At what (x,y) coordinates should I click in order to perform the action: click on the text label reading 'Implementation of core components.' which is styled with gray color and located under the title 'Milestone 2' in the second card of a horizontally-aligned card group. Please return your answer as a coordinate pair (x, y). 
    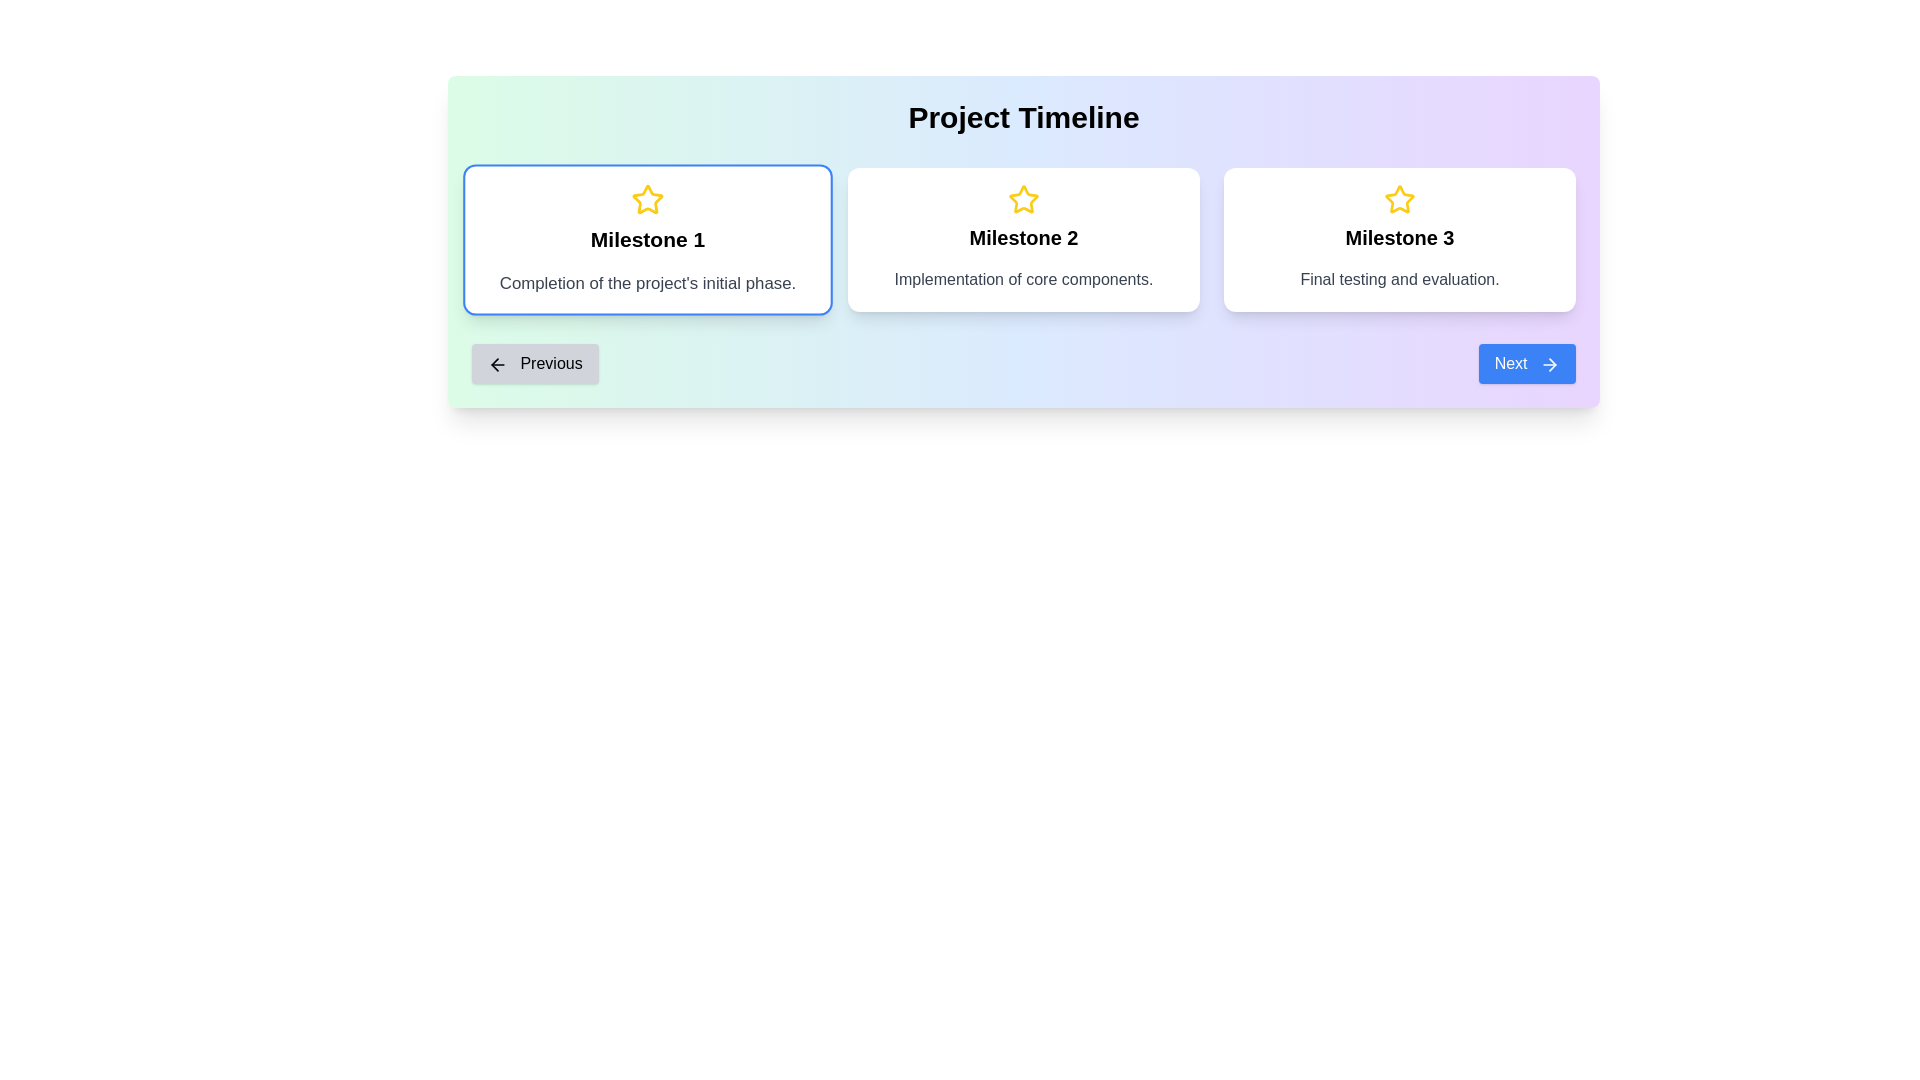
    Looking at the image, I should click on (1023, 280).